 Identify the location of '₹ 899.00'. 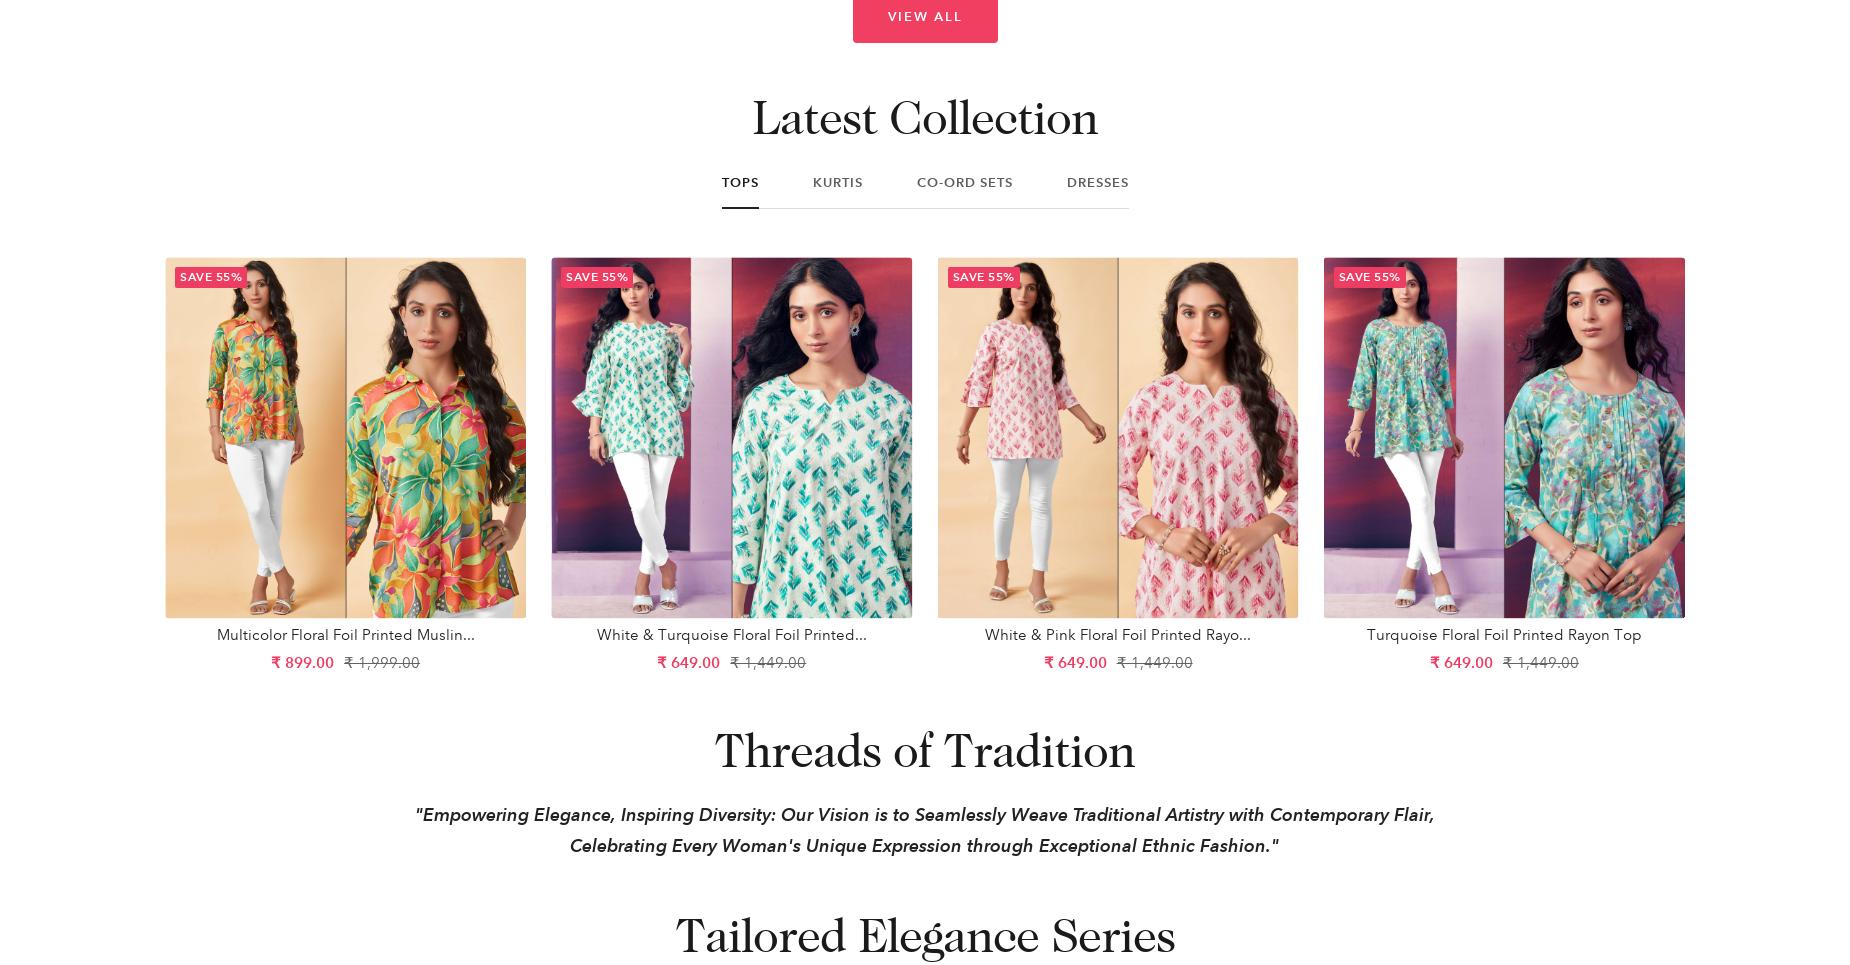
(270, 662).